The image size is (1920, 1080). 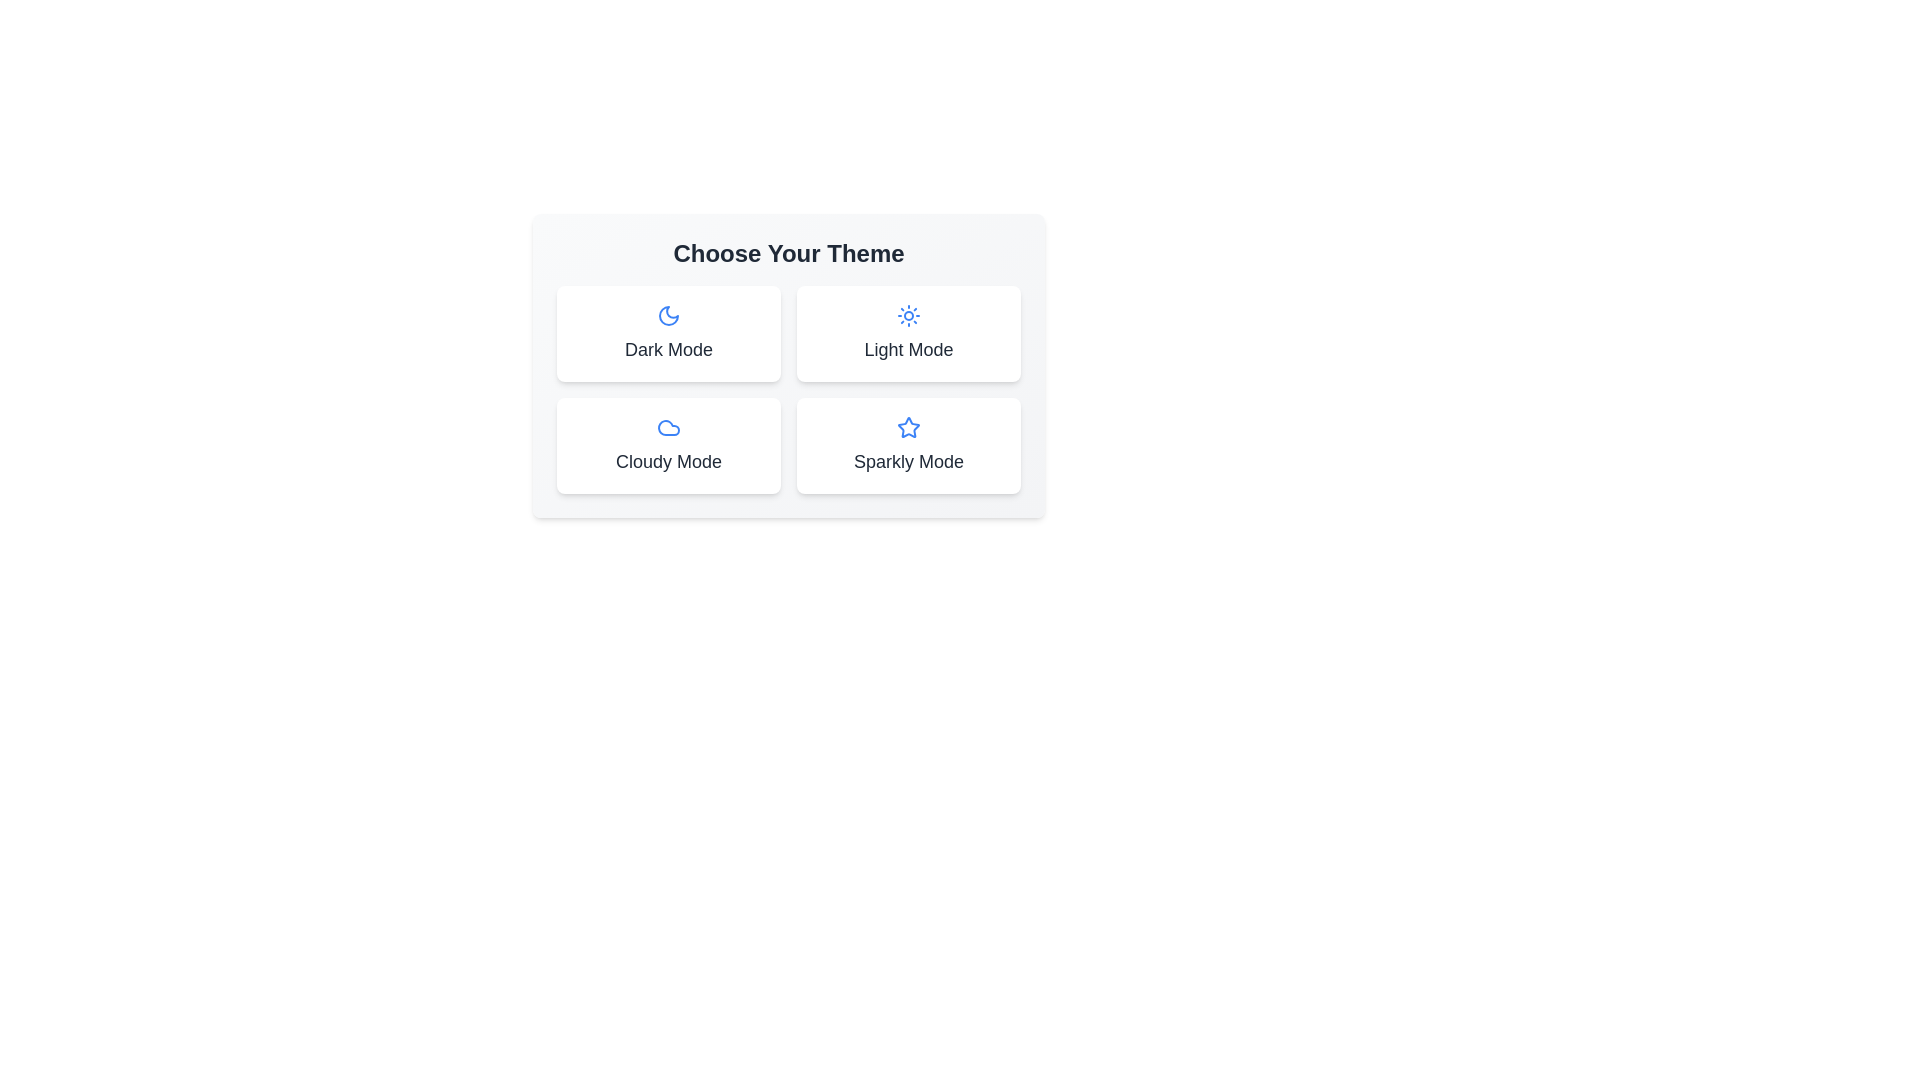 I want to click on the blue star icon, which is outlined and positioned above the text 'Sparkly Mode' within its card in the bottom-right corner of the grid, so click(x=907, y=427).